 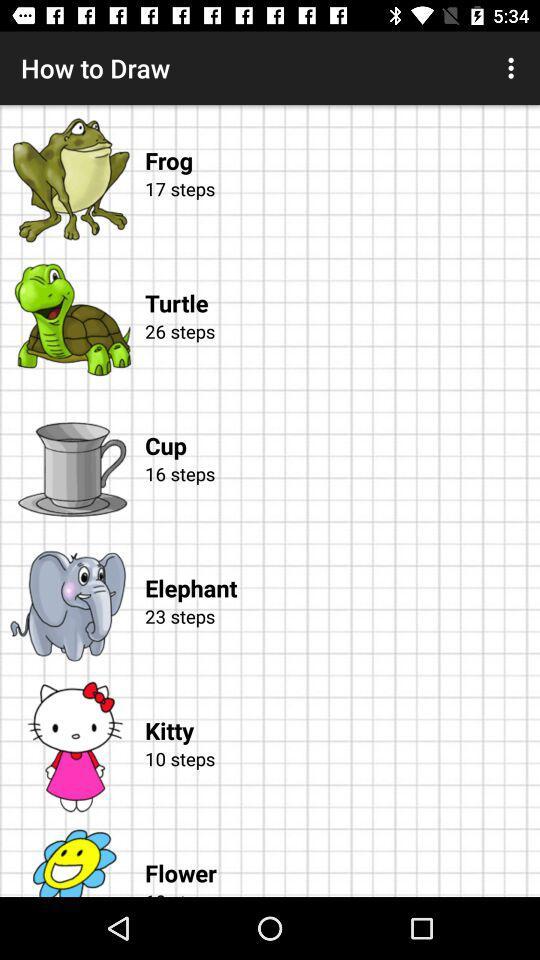 I want to click on the icon below the 23 steps icon, so click(x=341, y=710).